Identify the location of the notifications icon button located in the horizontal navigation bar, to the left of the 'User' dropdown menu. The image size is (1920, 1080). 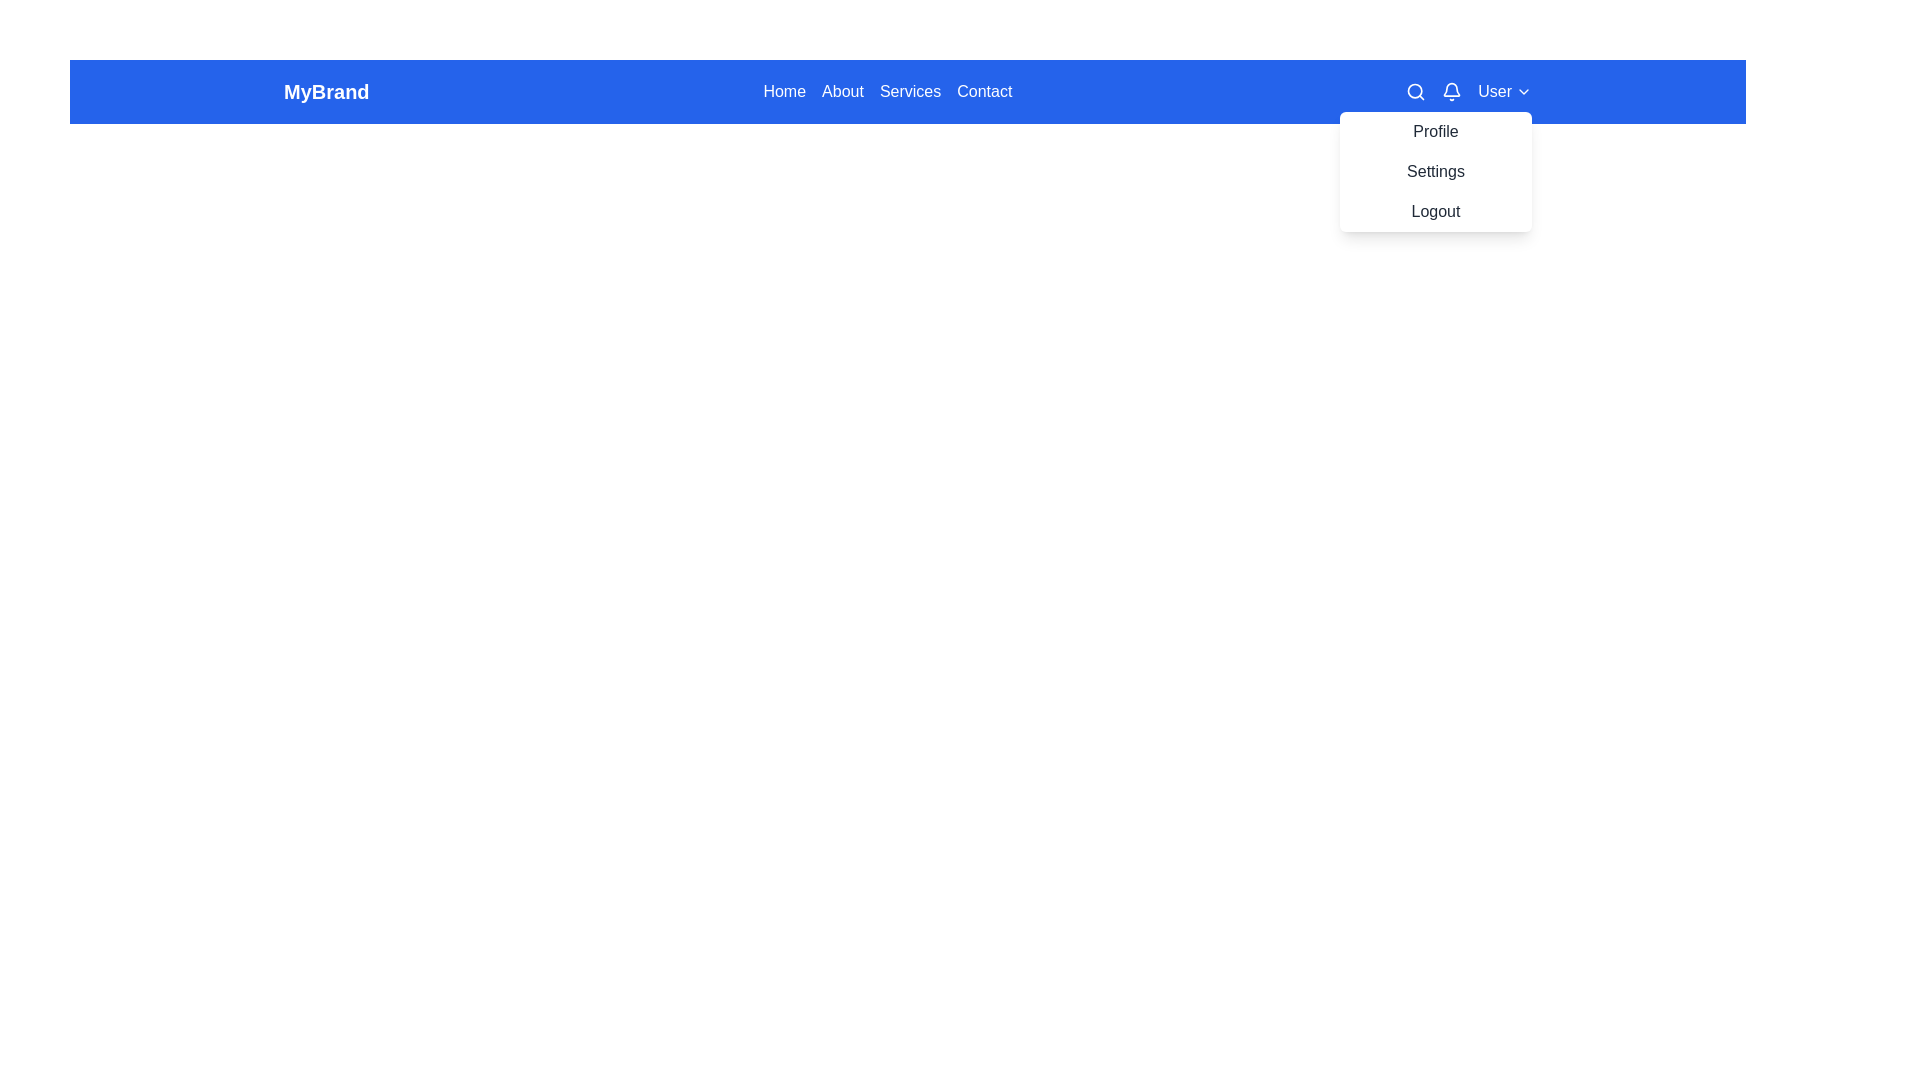
(1452, 92).